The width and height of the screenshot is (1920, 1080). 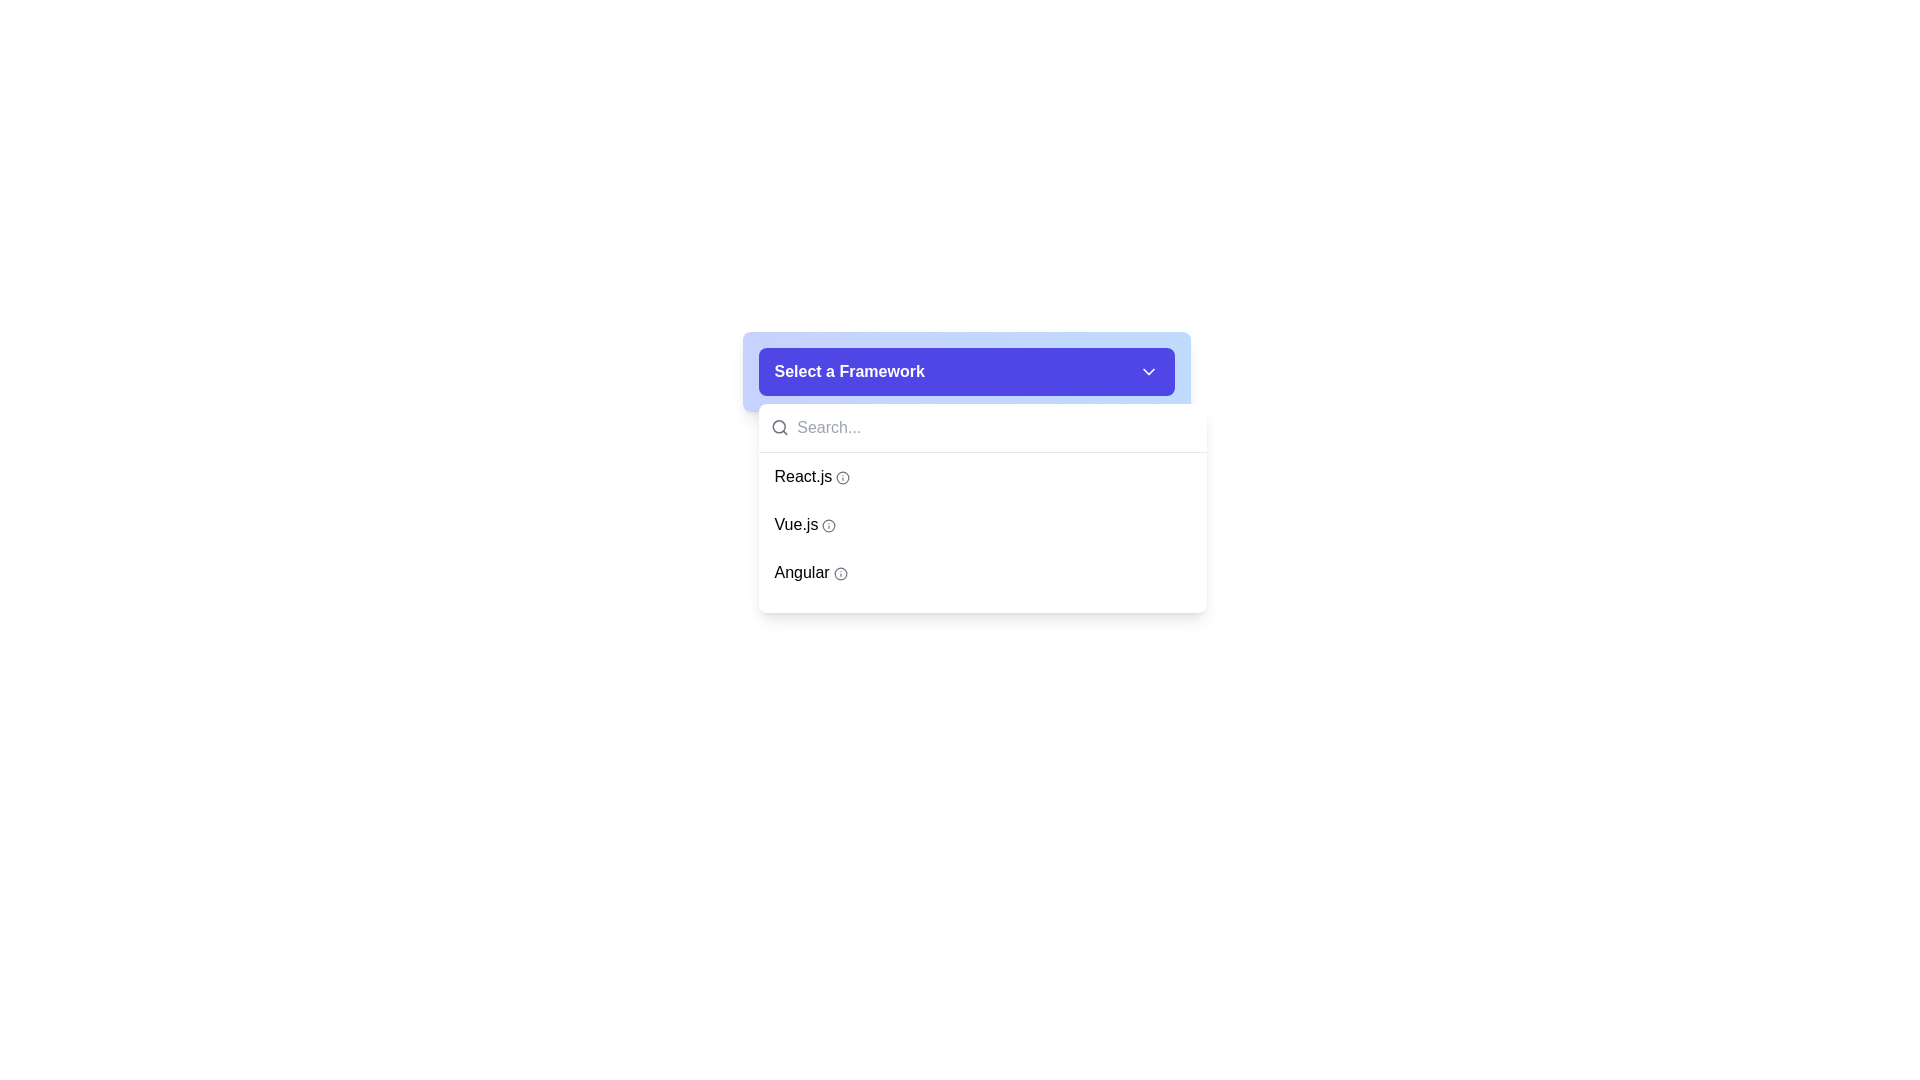 What do you see at coordinates (840, 573) in the screenshot?
I see `the Icon next to the 'Angular' text in the dropdown menu that indicates additional information or status about the 'Angular' framework` at bounding box center [840, 573].